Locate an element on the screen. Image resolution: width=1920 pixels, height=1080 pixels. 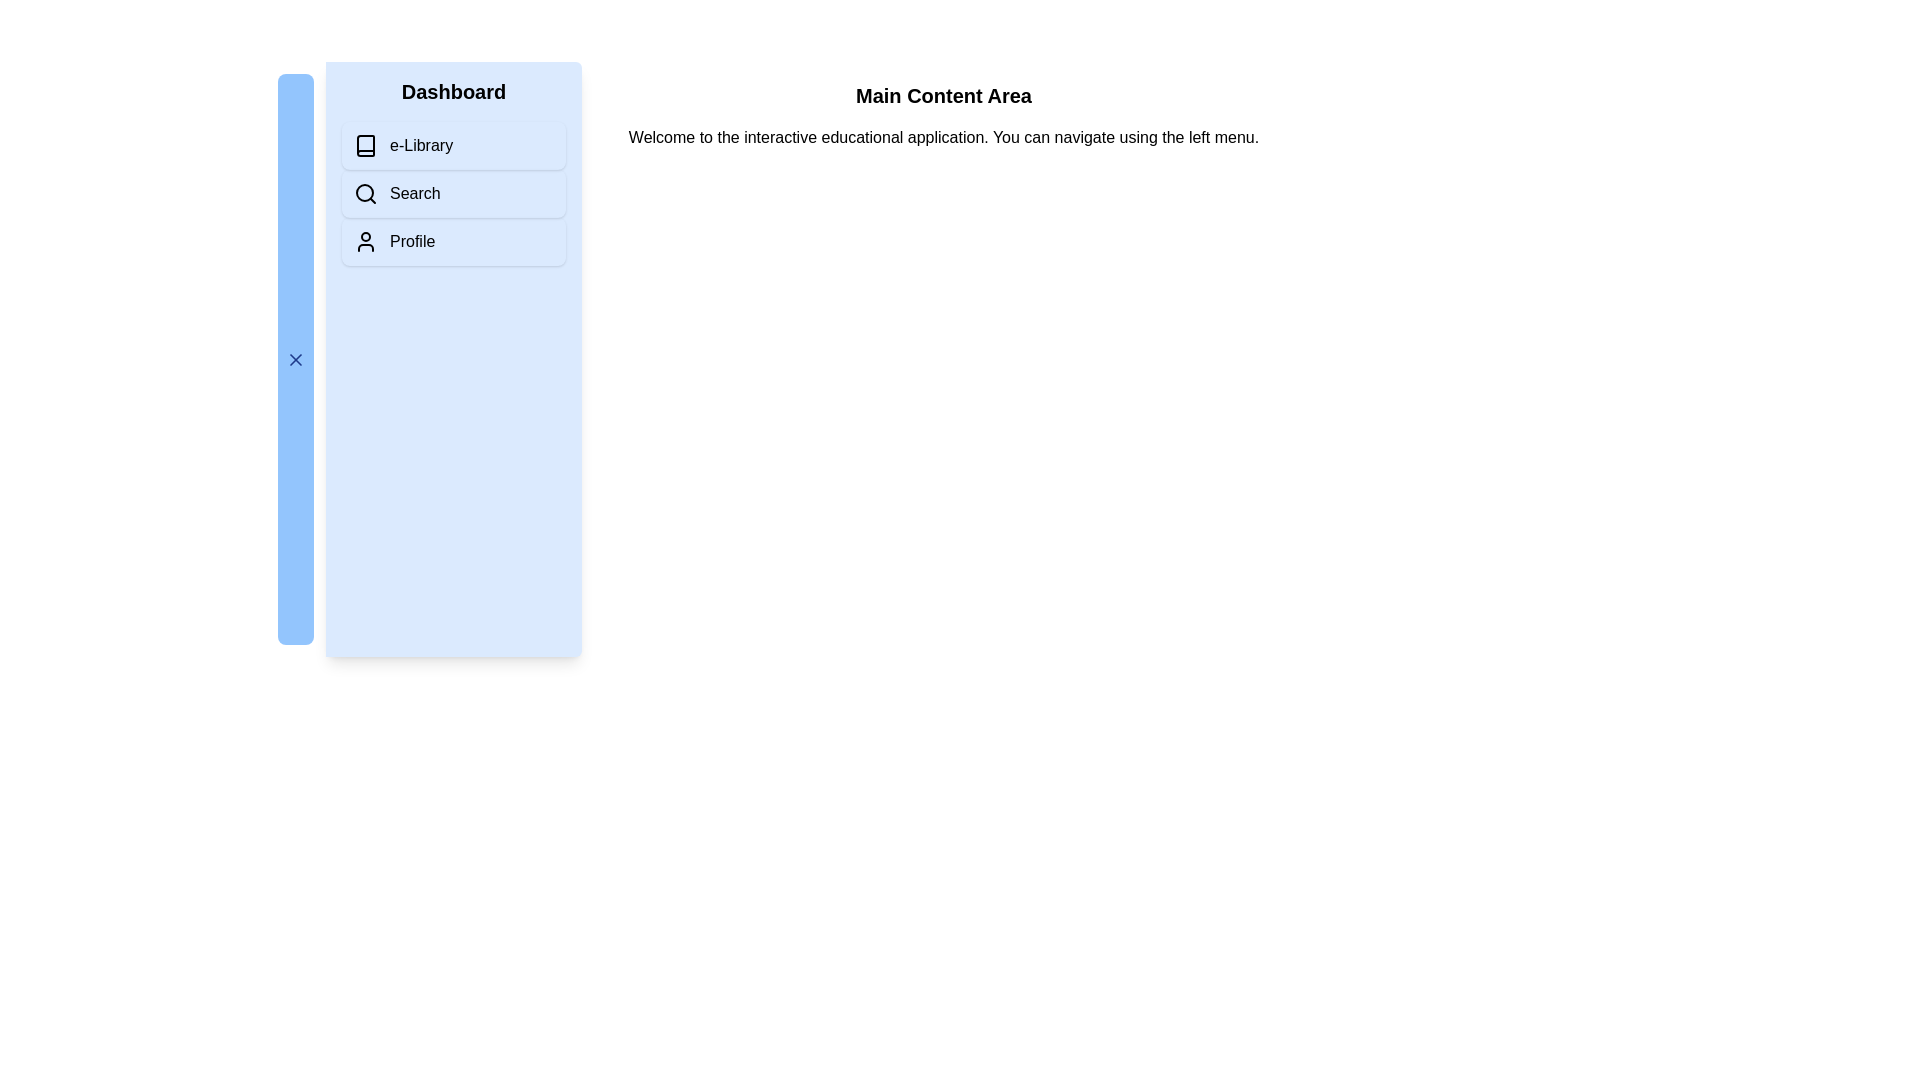
the Text Label that serves as a title or heading for the main content area, located at the top of the main content section is located at coordinates (943, 96).